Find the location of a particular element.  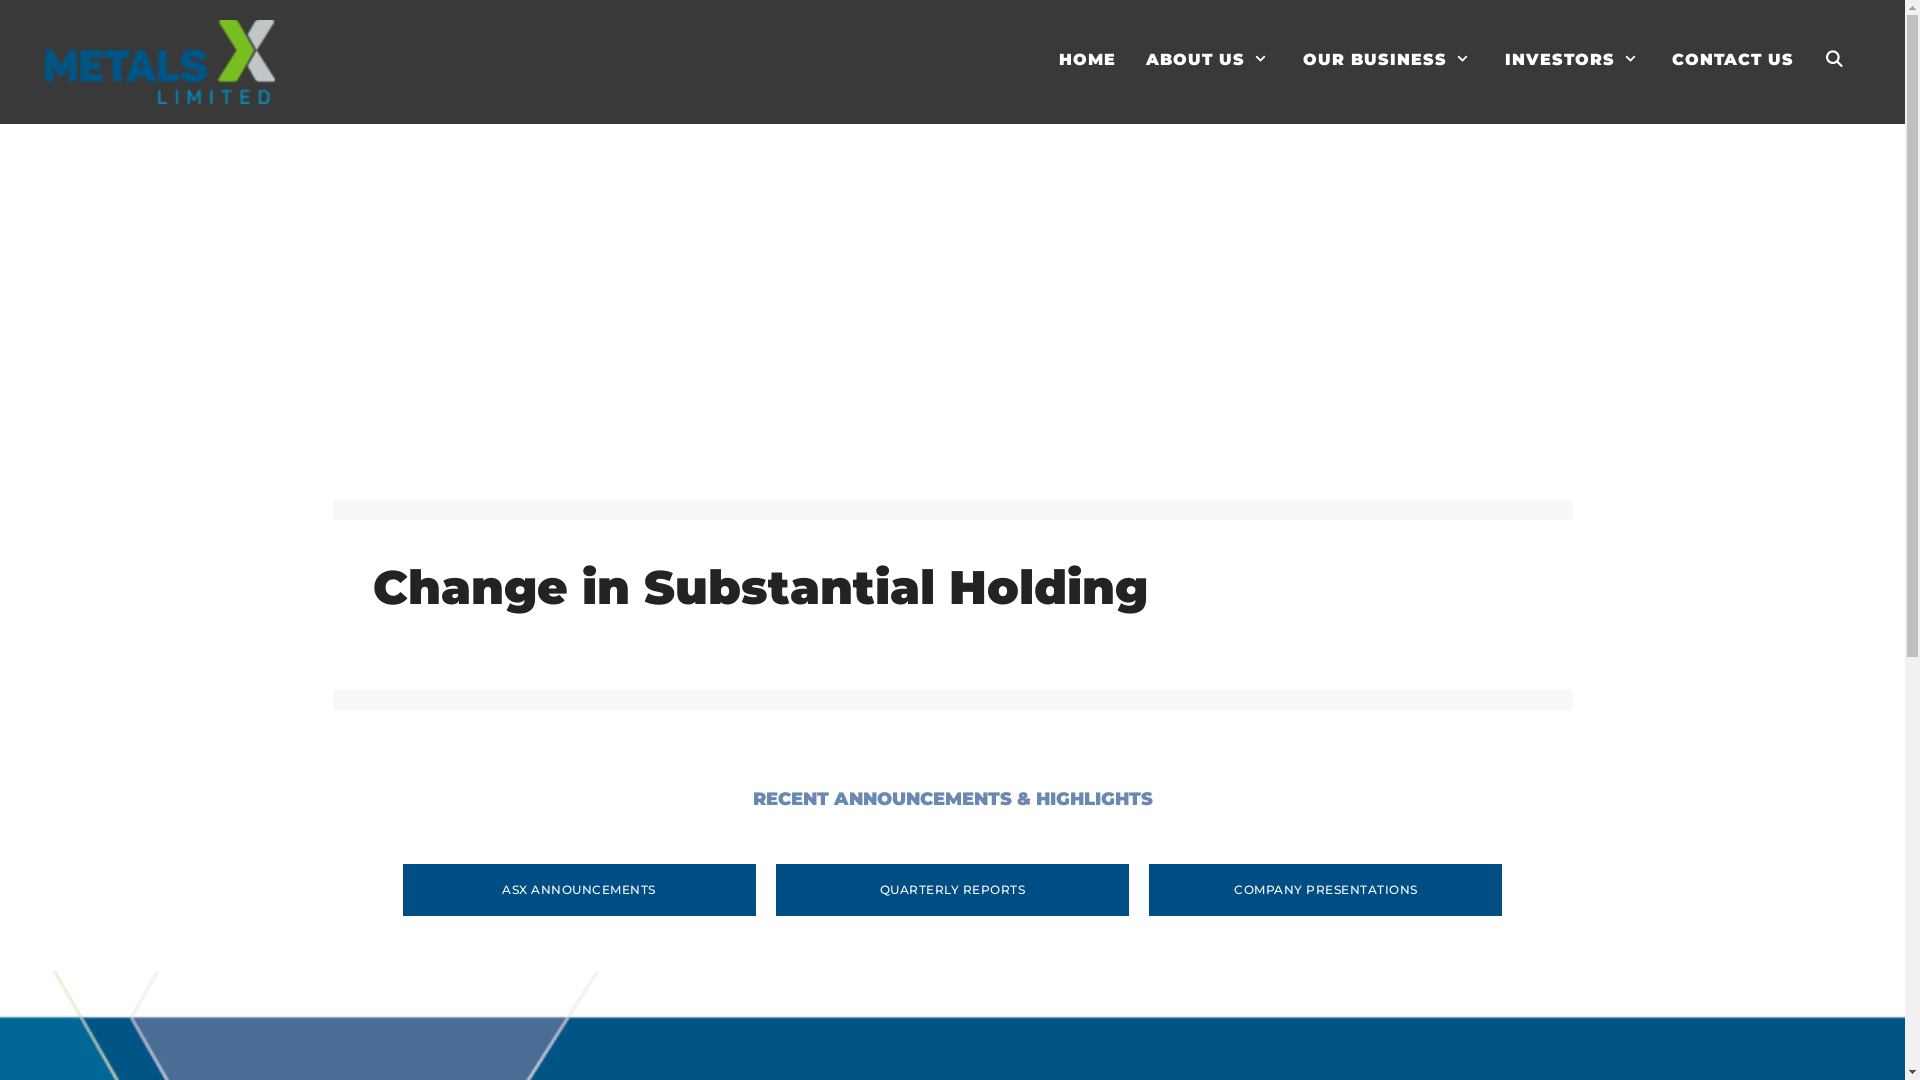

'Metals X Limited' is located at coordinates (44, 60).